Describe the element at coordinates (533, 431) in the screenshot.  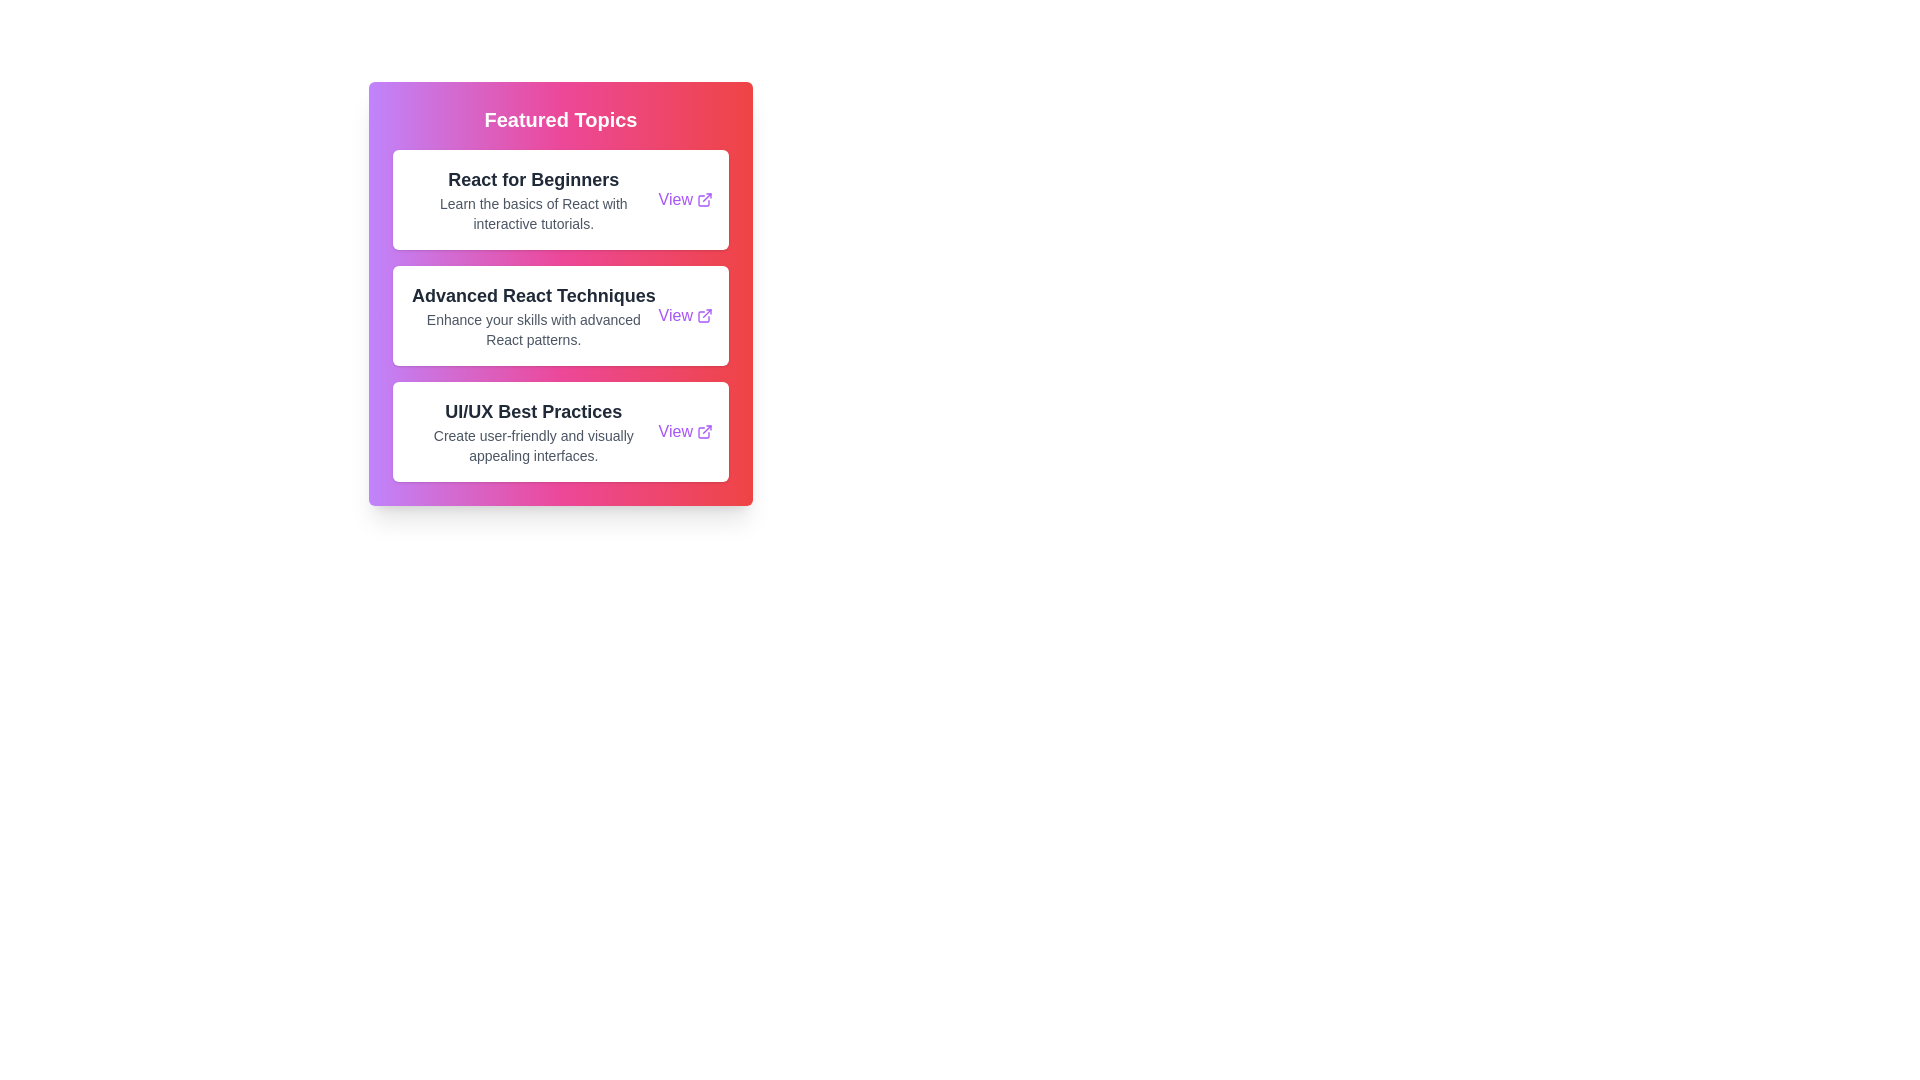
I see `the text content that states 'UI/UX Best Practices' and 'Create user-friendly and visually appealing interfaces,' which is the third item in a vertical list of boxes` at that location.